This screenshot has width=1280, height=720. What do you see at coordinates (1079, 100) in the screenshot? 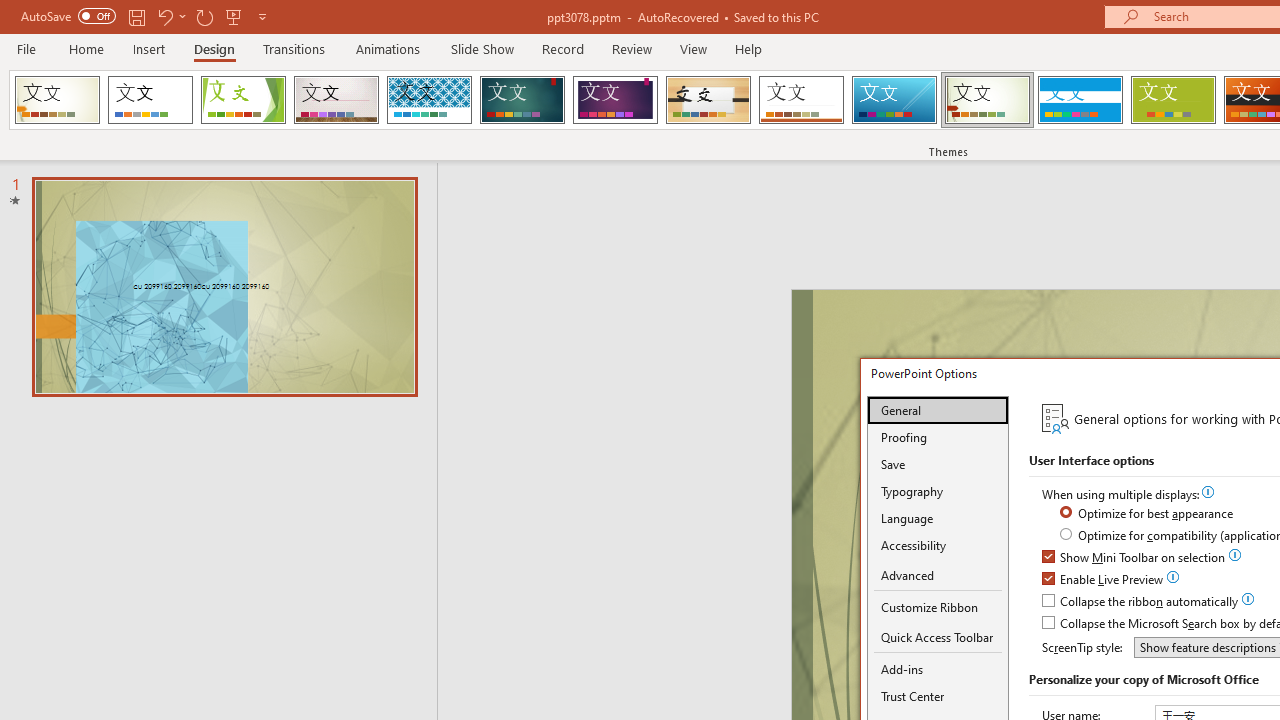
I see `'Banded Loading Preview...'` at bounding box center [1079, 100].